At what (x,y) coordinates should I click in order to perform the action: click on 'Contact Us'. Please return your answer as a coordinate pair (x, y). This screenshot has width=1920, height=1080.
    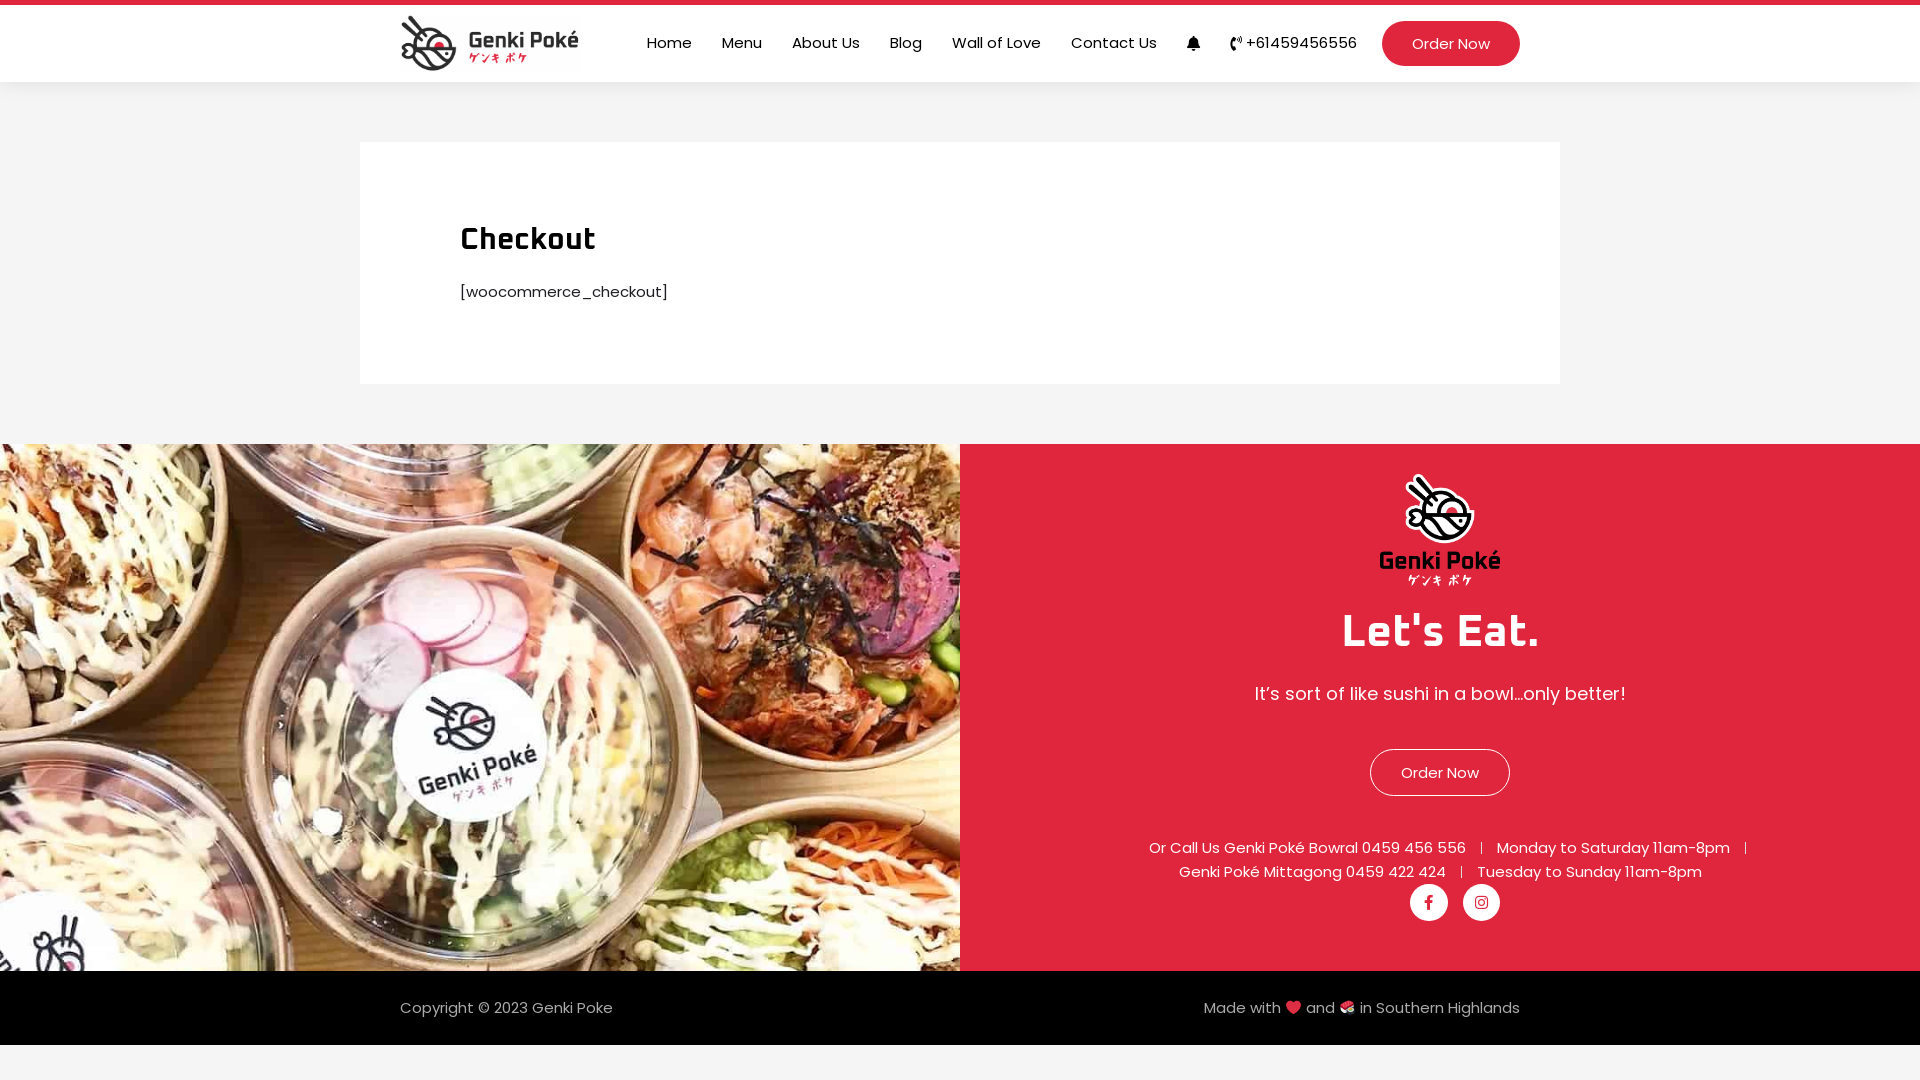
    Looking at the image, I should click on (1112, 42).